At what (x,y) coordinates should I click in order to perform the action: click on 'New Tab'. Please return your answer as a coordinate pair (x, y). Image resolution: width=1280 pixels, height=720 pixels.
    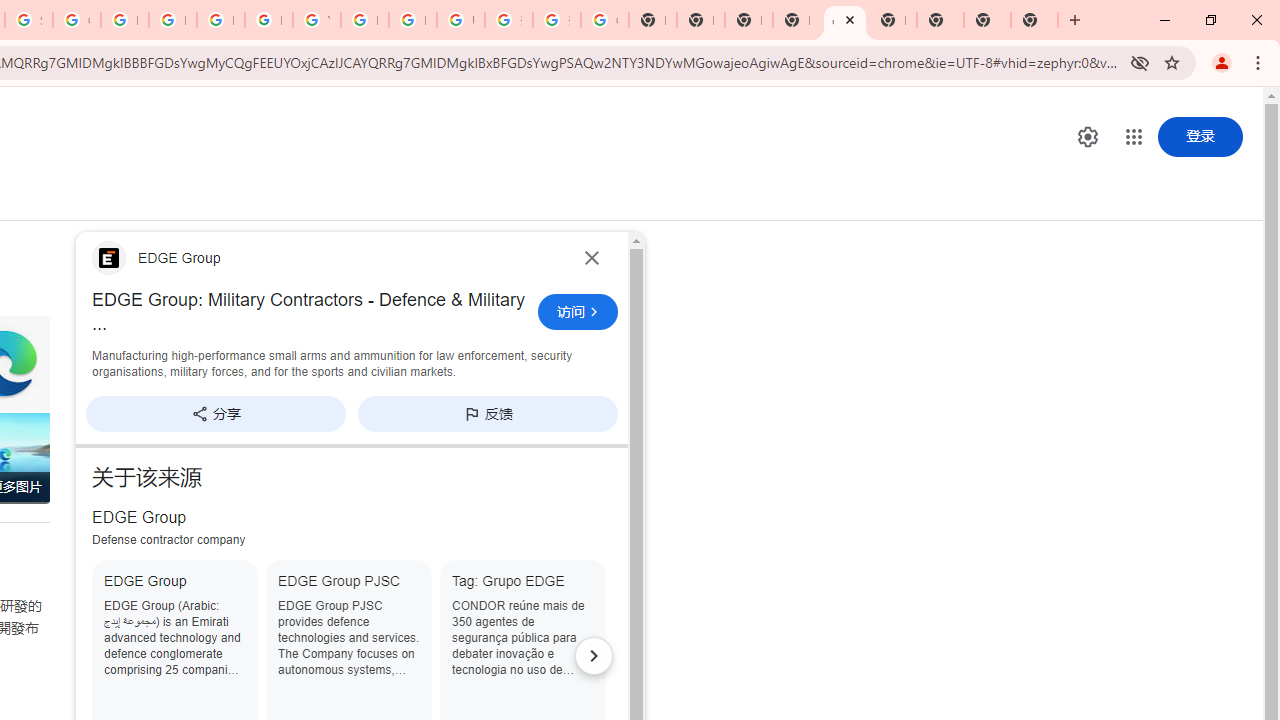
    Looking at the image, I should click on (1034, 20).